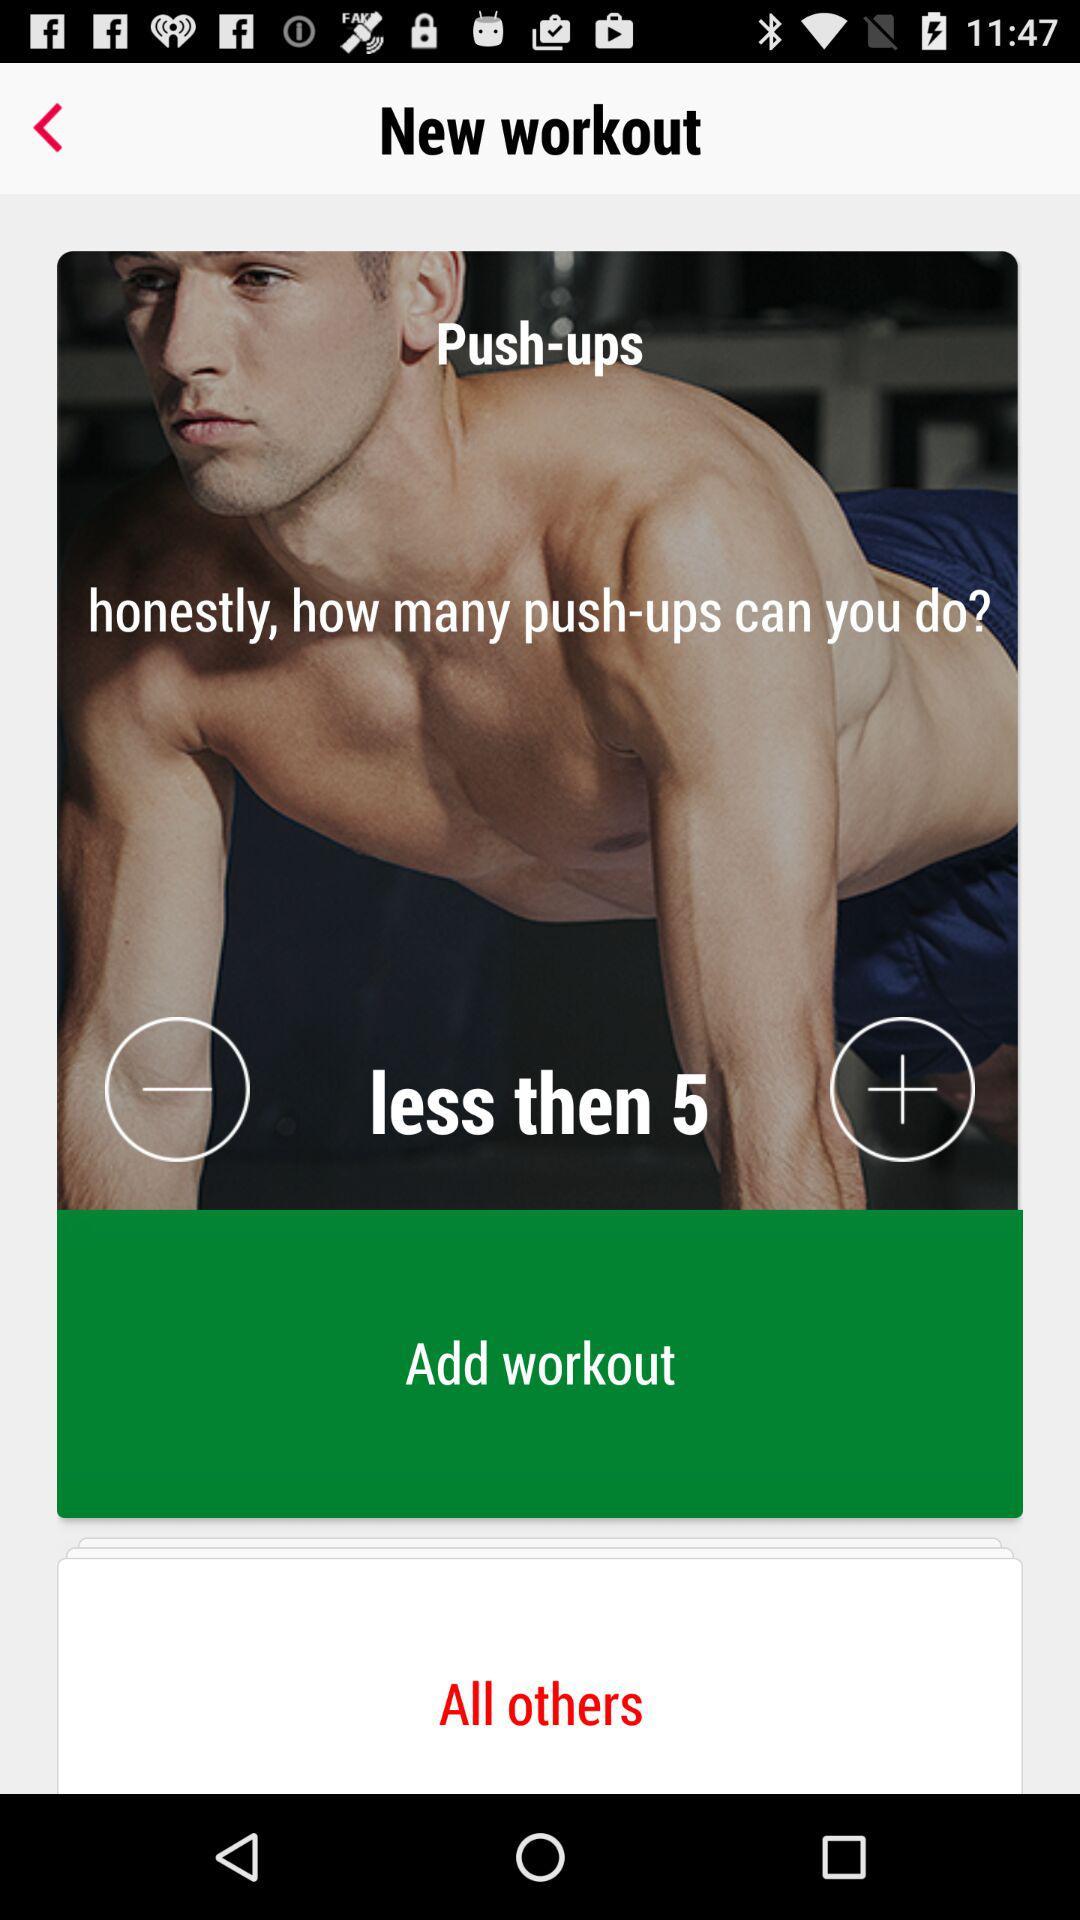  What do you see at coordinates (540, 810) in the screenshot?
I see `the button above all others item` at bounding box center [540, 810].